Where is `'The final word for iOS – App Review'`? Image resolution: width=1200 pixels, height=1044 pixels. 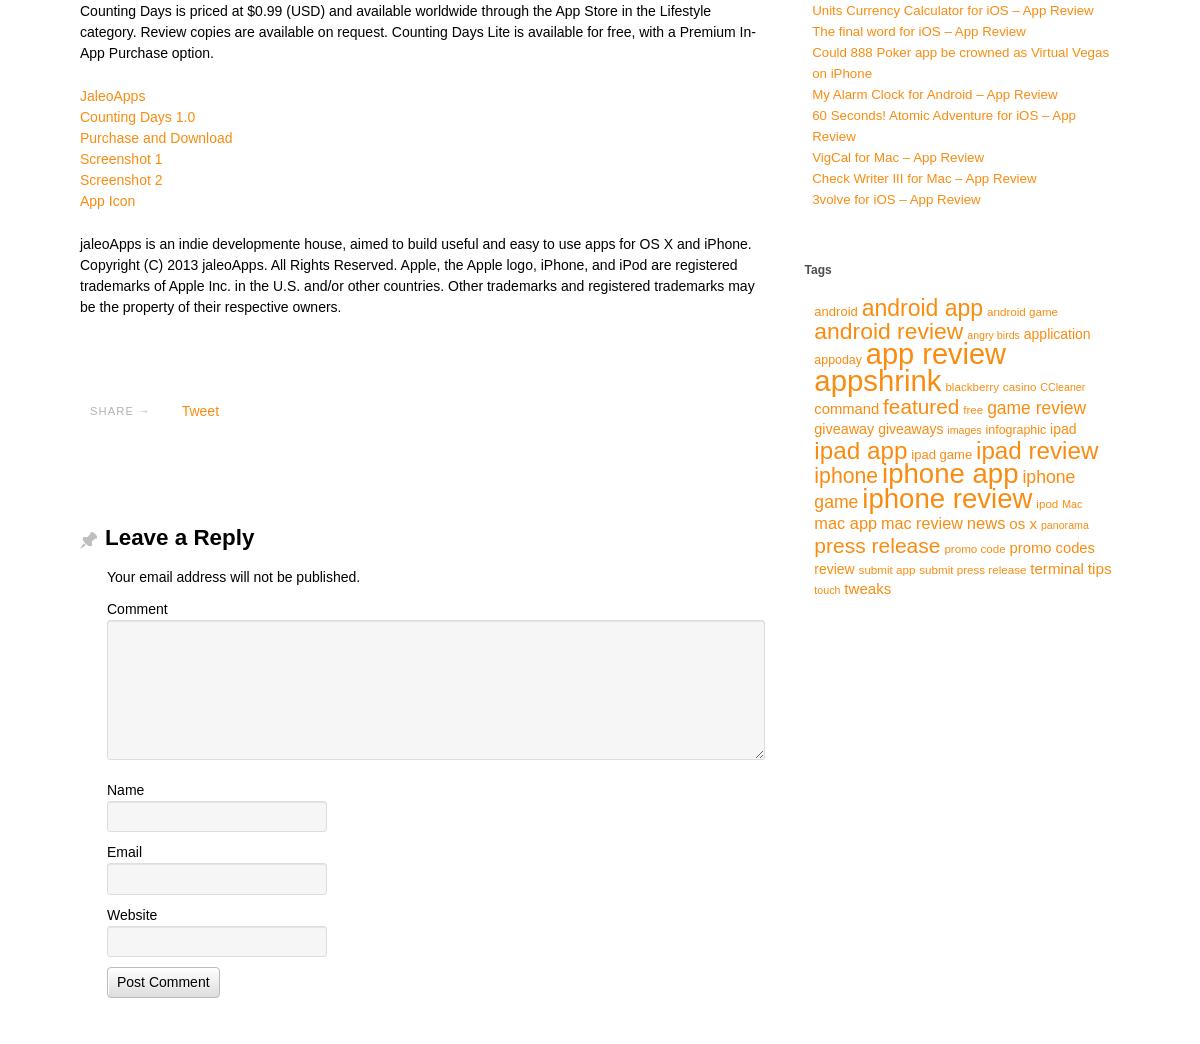 'The final word for iOS – App Review' is located at coordinates (918, 30).